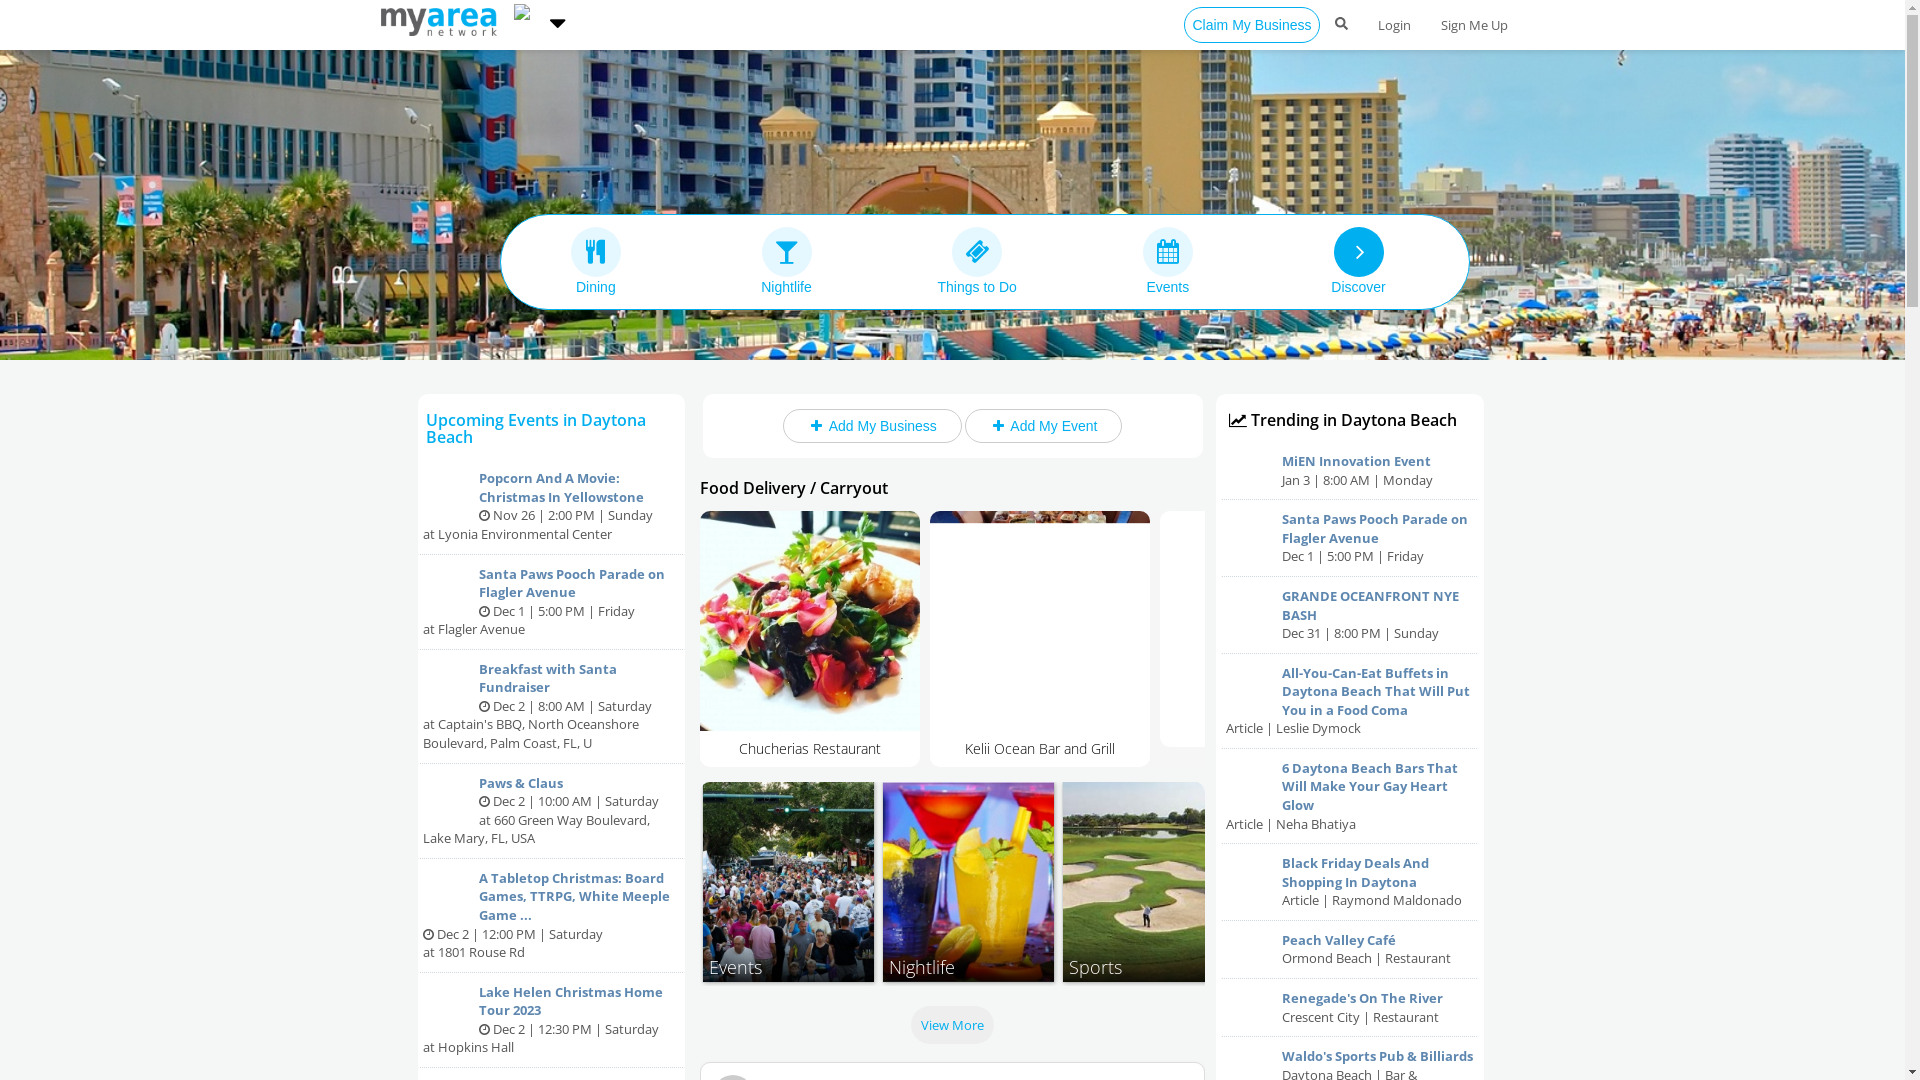 Image resolution: width=1920 pixels, height=1080 pixels. I want to click on 'GRANDE OCEANFRONT NYE BASH, so click(1349, 614).